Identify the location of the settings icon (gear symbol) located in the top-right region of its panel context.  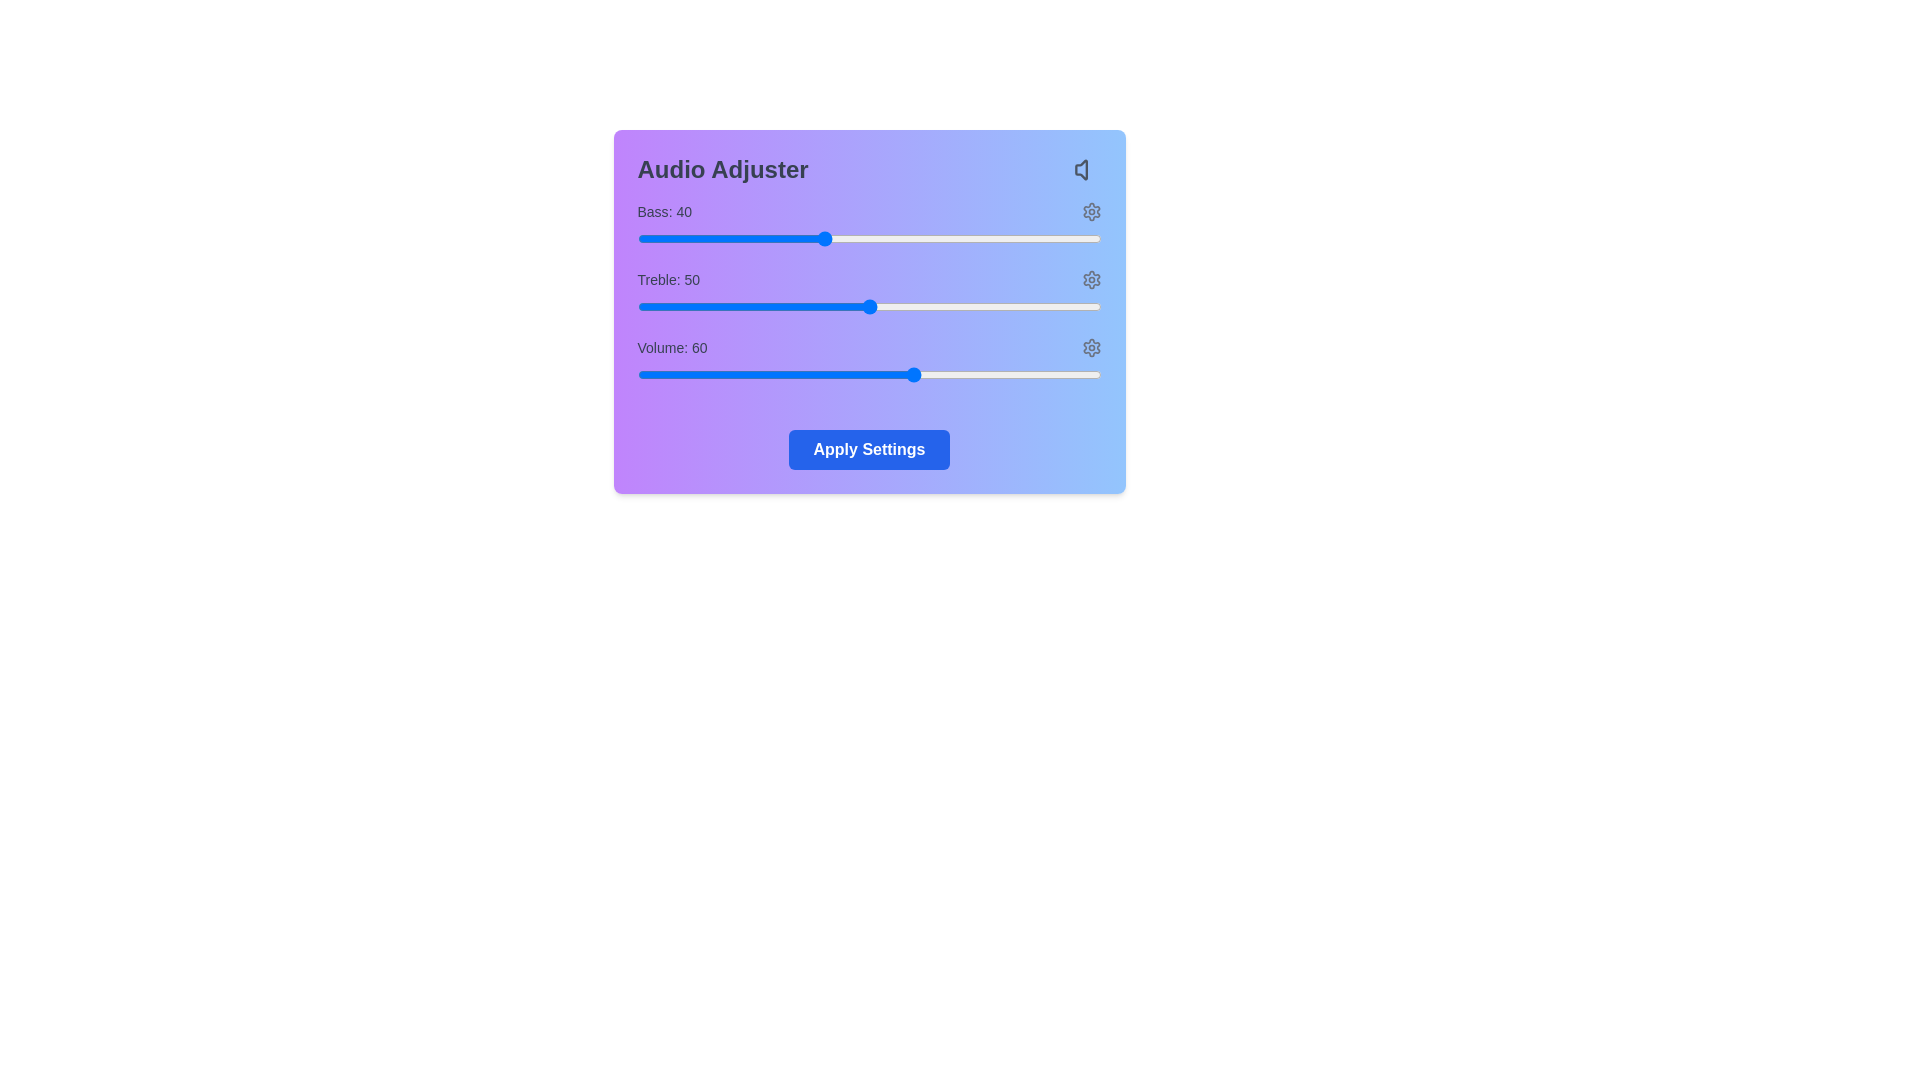
(1090, 280).